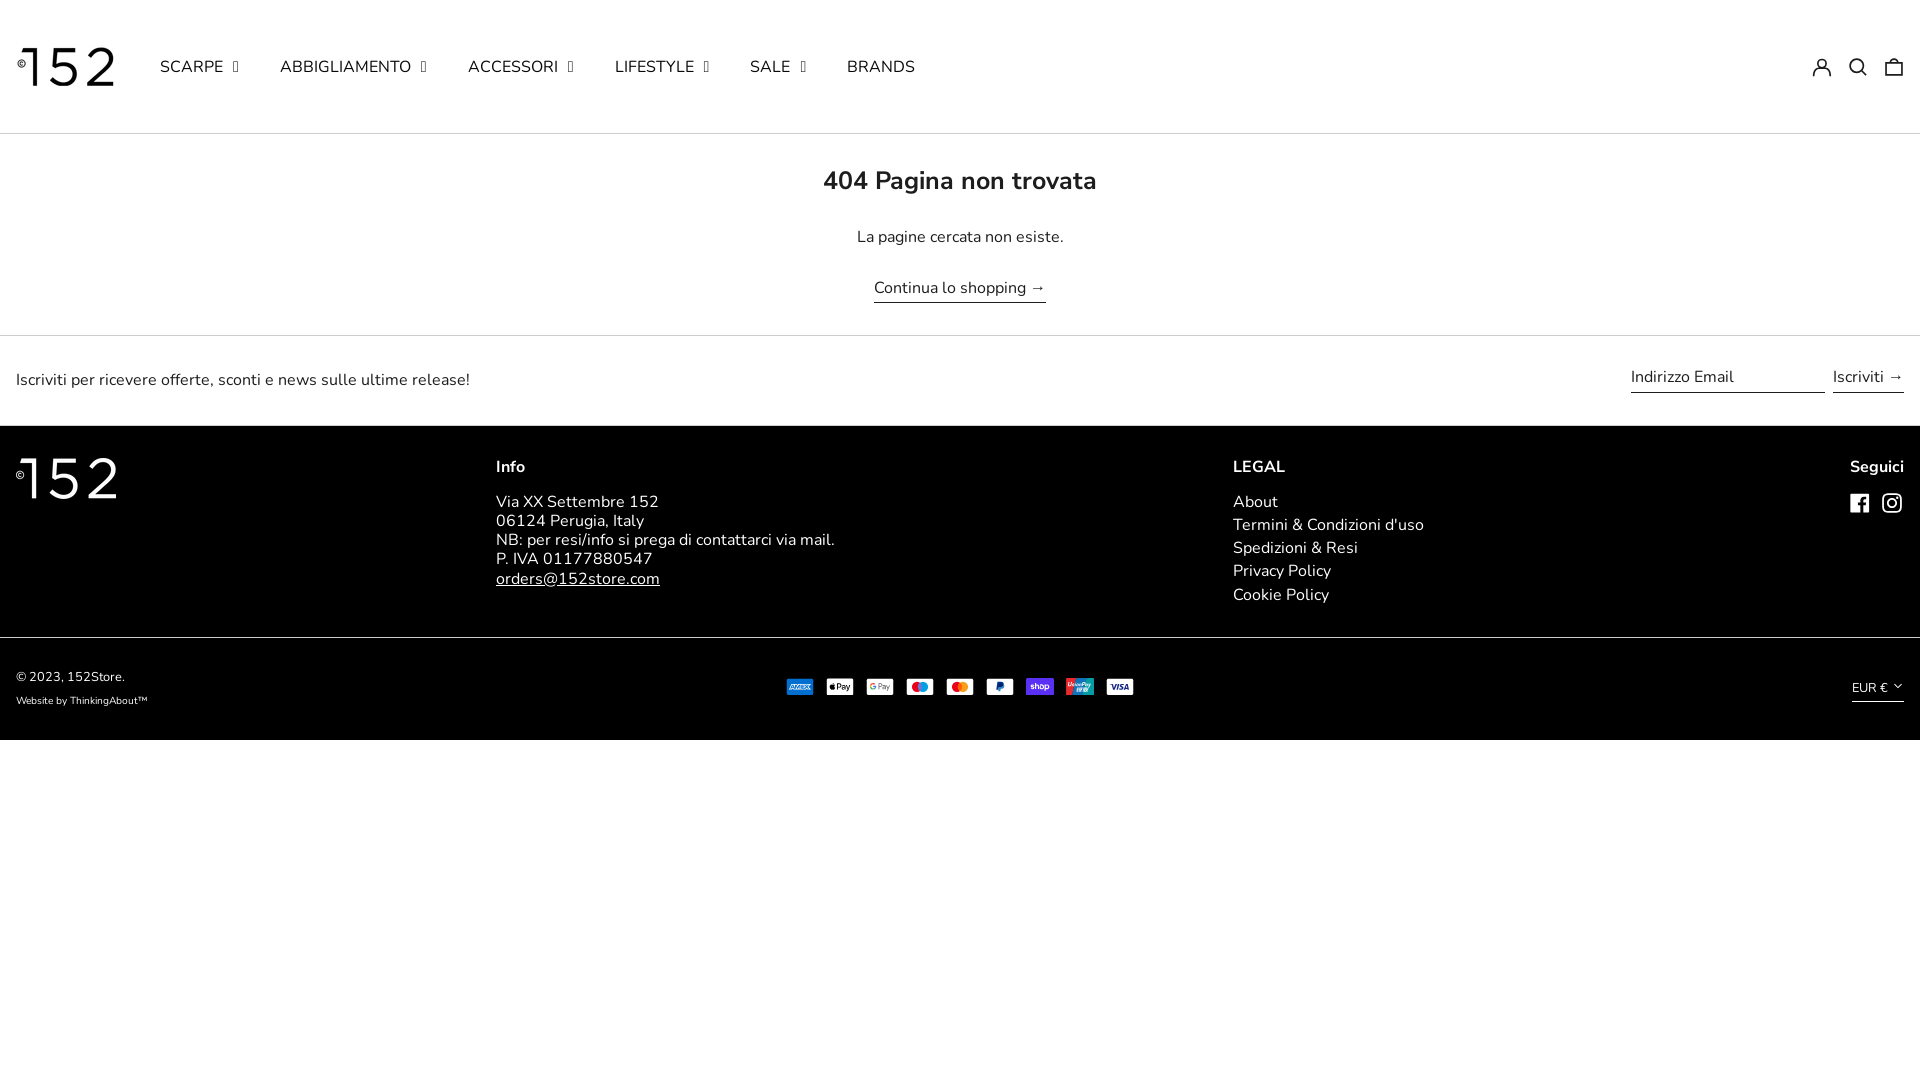 The width and height of the screenshot is (1920, 1080). Describe the element at coordinates (1859, 507) in the screenshot. I see `'Facebook'` at that location.